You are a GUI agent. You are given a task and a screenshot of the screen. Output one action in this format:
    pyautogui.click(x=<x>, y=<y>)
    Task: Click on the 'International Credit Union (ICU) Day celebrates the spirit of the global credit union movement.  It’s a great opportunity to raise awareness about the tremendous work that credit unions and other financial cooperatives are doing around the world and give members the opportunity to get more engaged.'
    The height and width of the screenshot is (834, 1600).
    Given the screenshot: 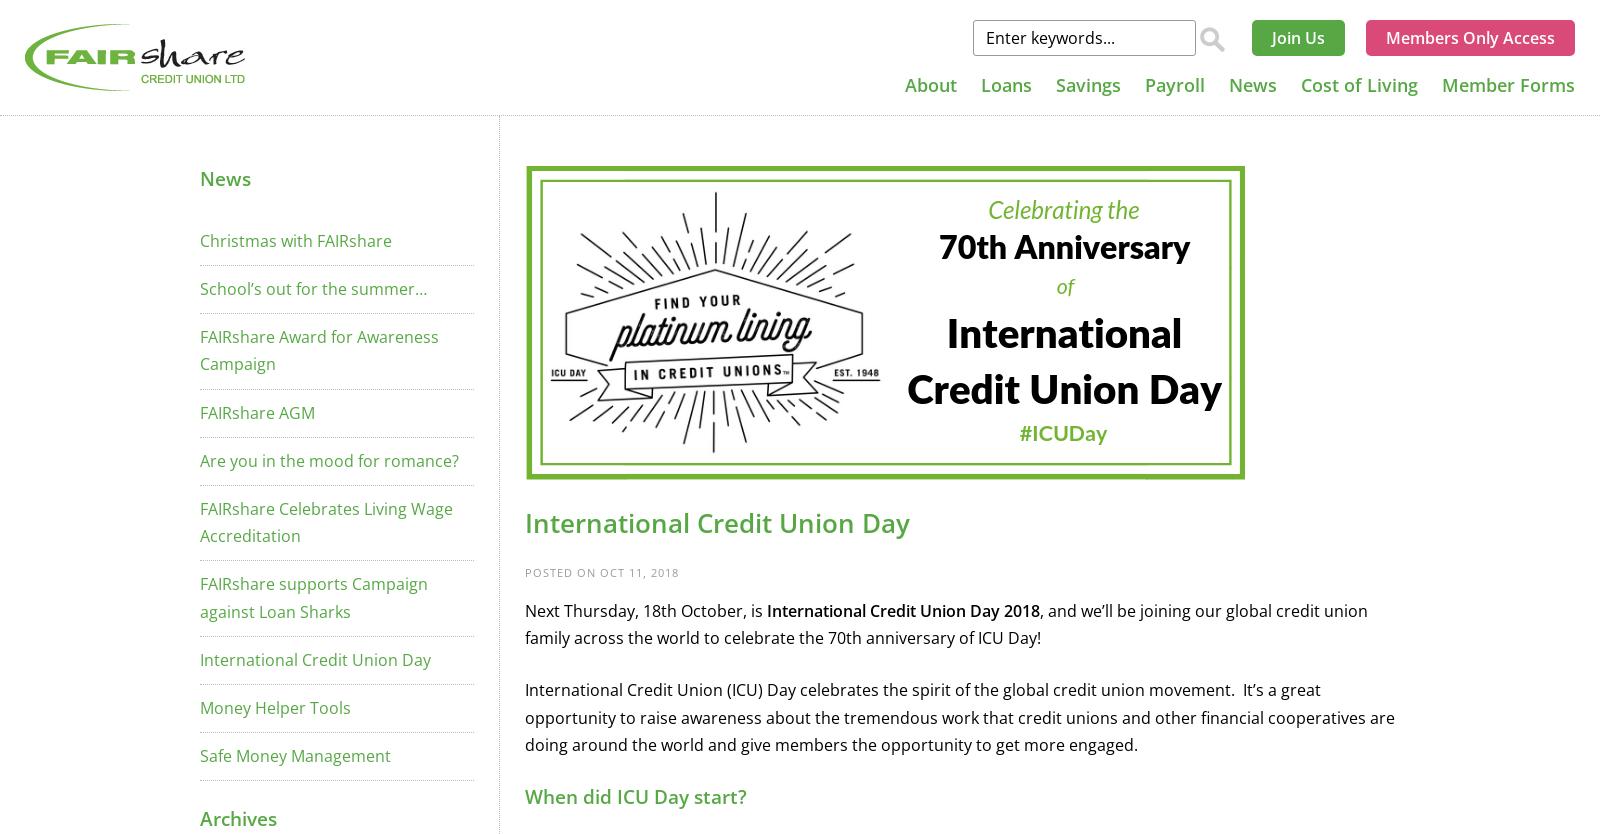 What is the action you would take?
    pyautogui.click(x=959, y=716)
    